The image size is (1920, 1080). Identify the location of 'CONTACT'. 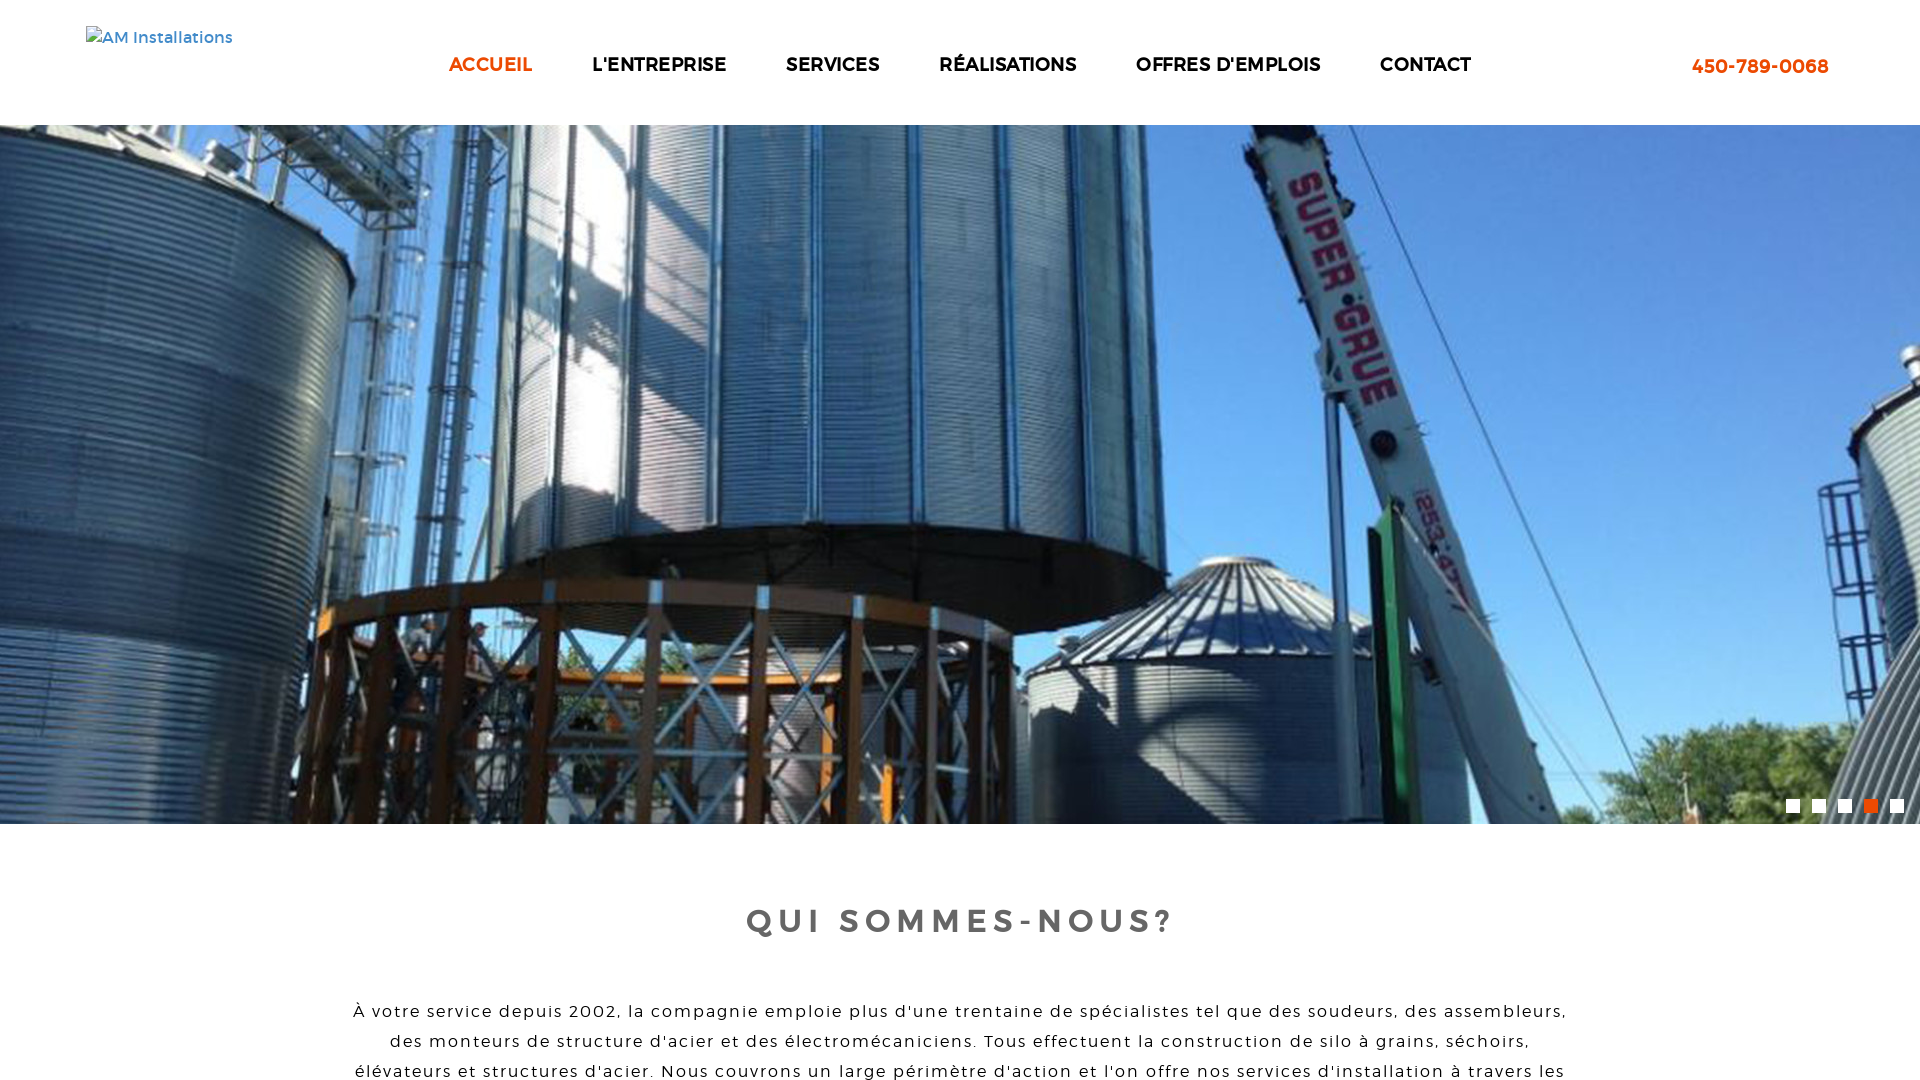
(1424, 64).